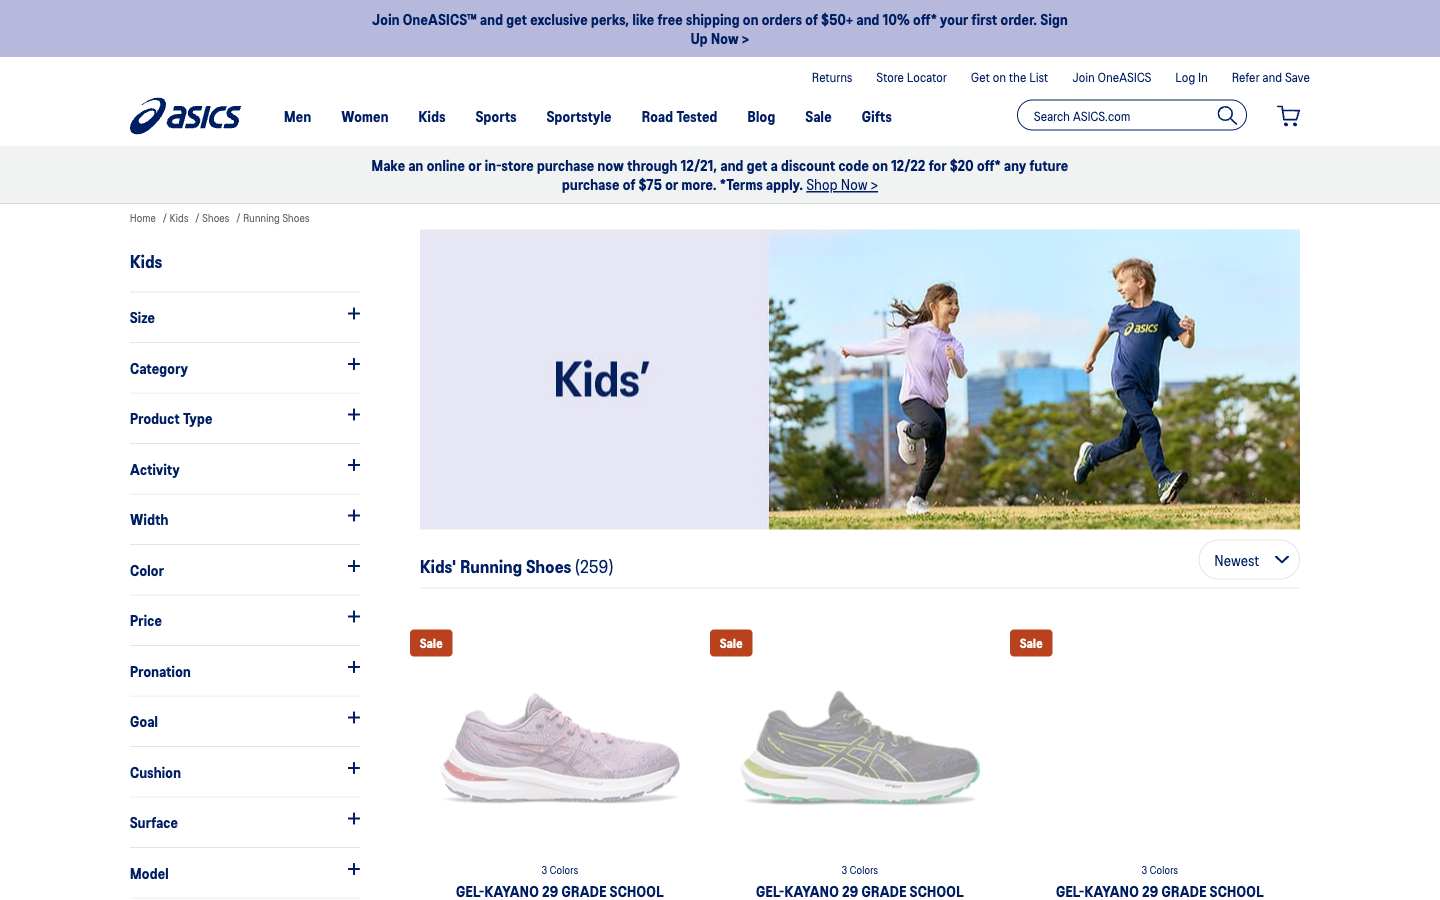 The image size is (1440, 900). Describe the element at coordinates (296, 116) in the screenshot. I see `Look for shoes in the men"s department, not the kid"s section` at that location.